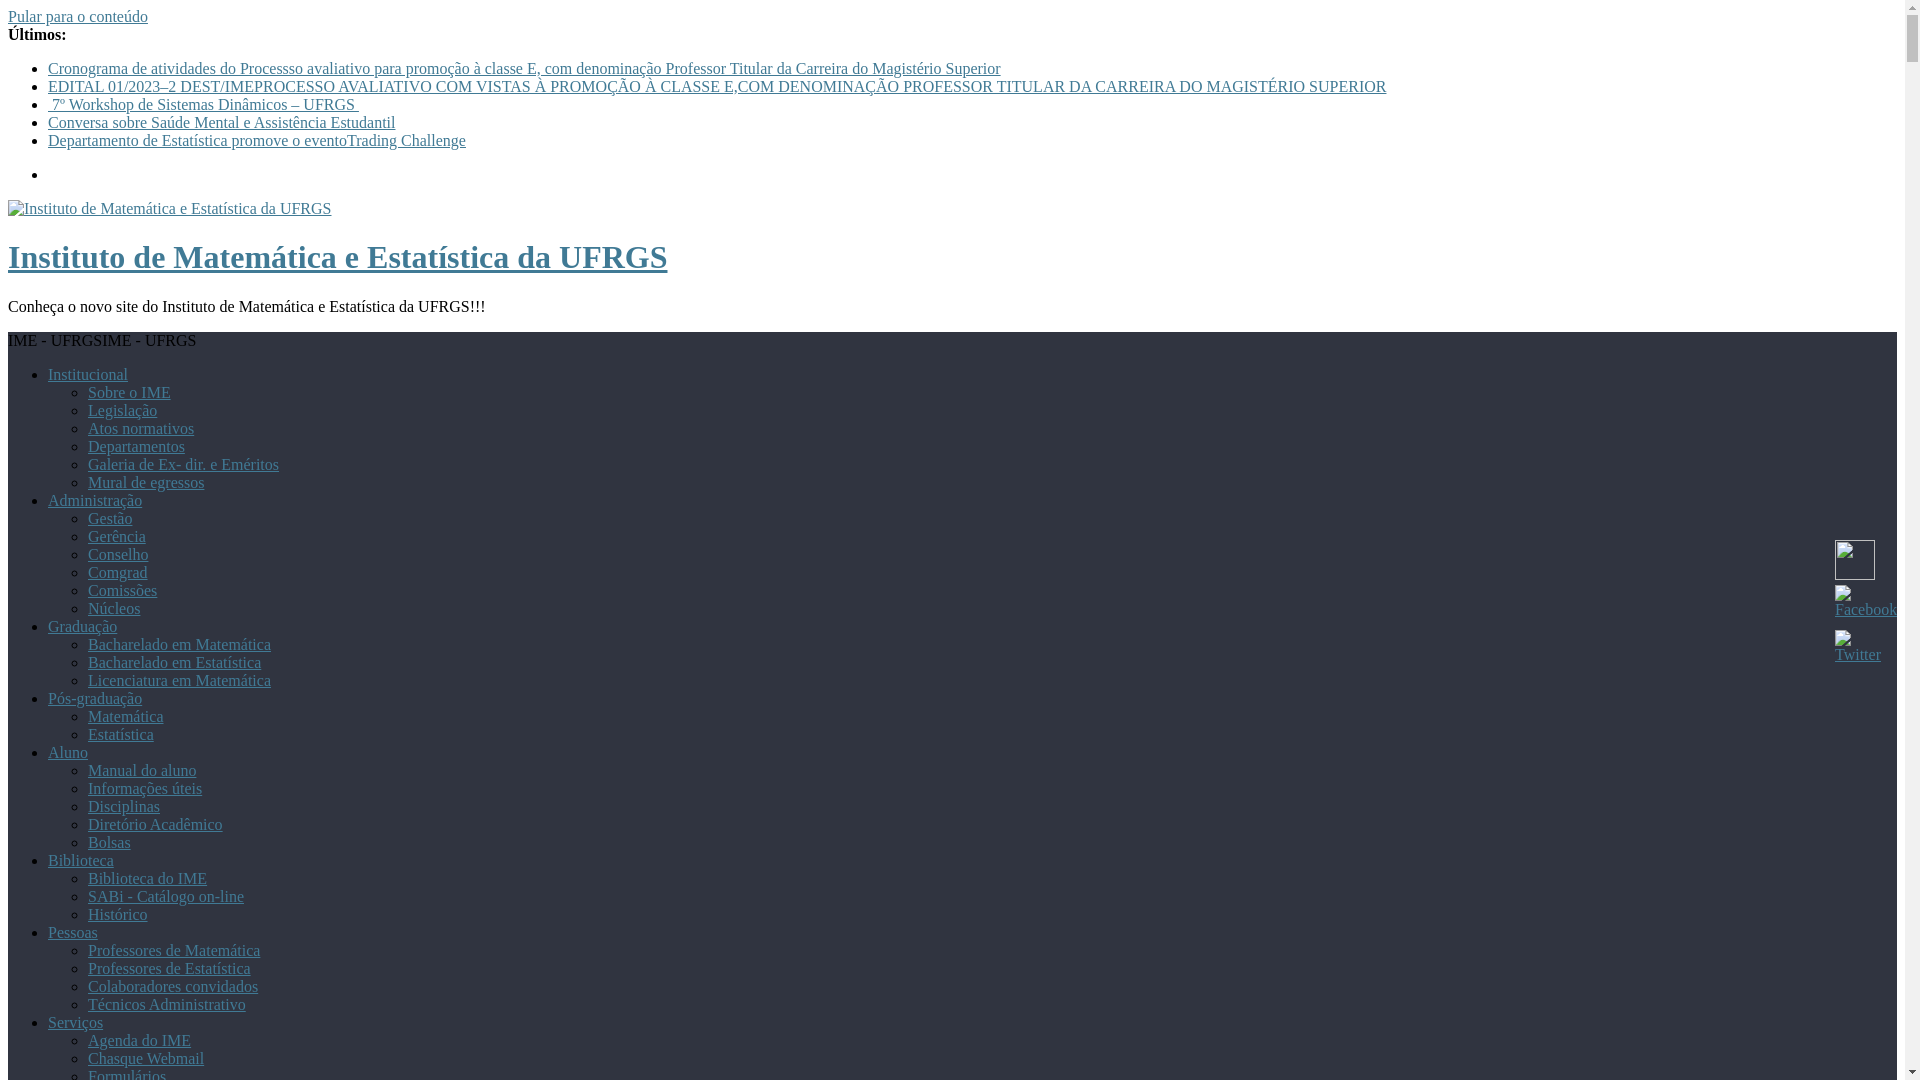 This screenshot has width=1920, height=1080. Describe the element at coordinates (67, 752) in the screenshot. I see `'Aluno'` at that location.